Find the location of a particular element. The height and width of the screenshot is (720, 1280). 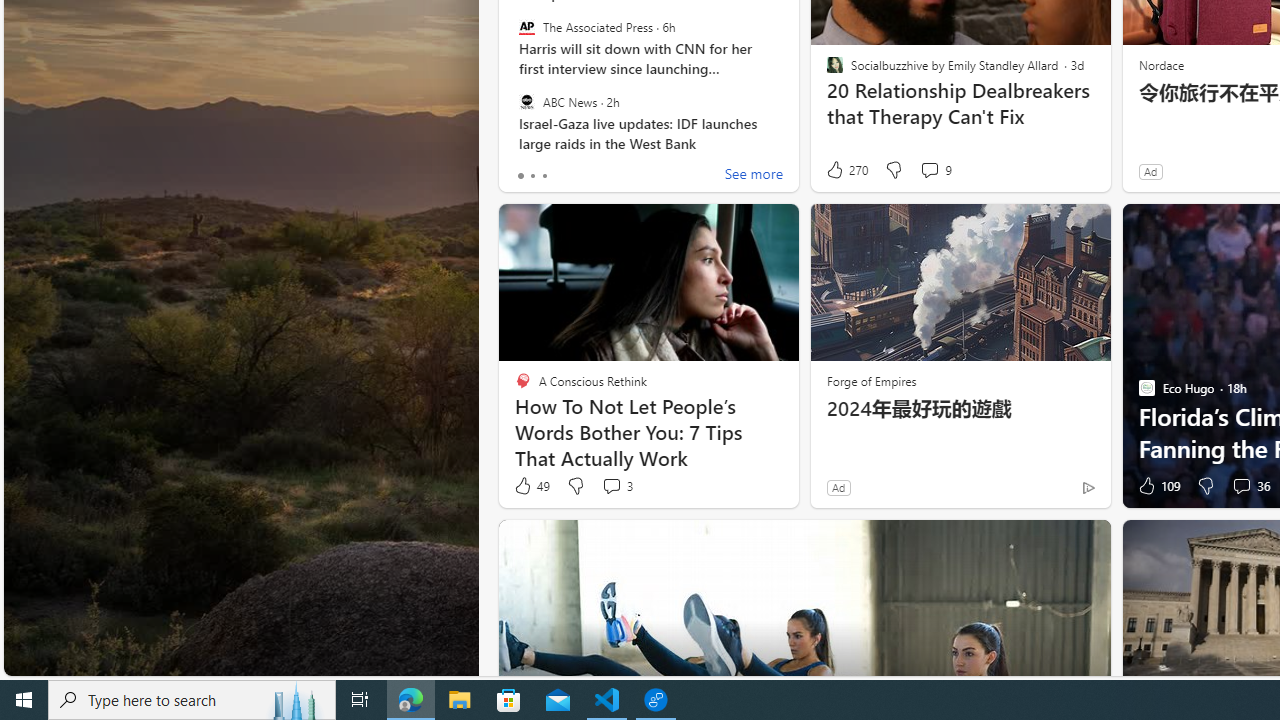

'See more' is located at coordinates (752, 175).